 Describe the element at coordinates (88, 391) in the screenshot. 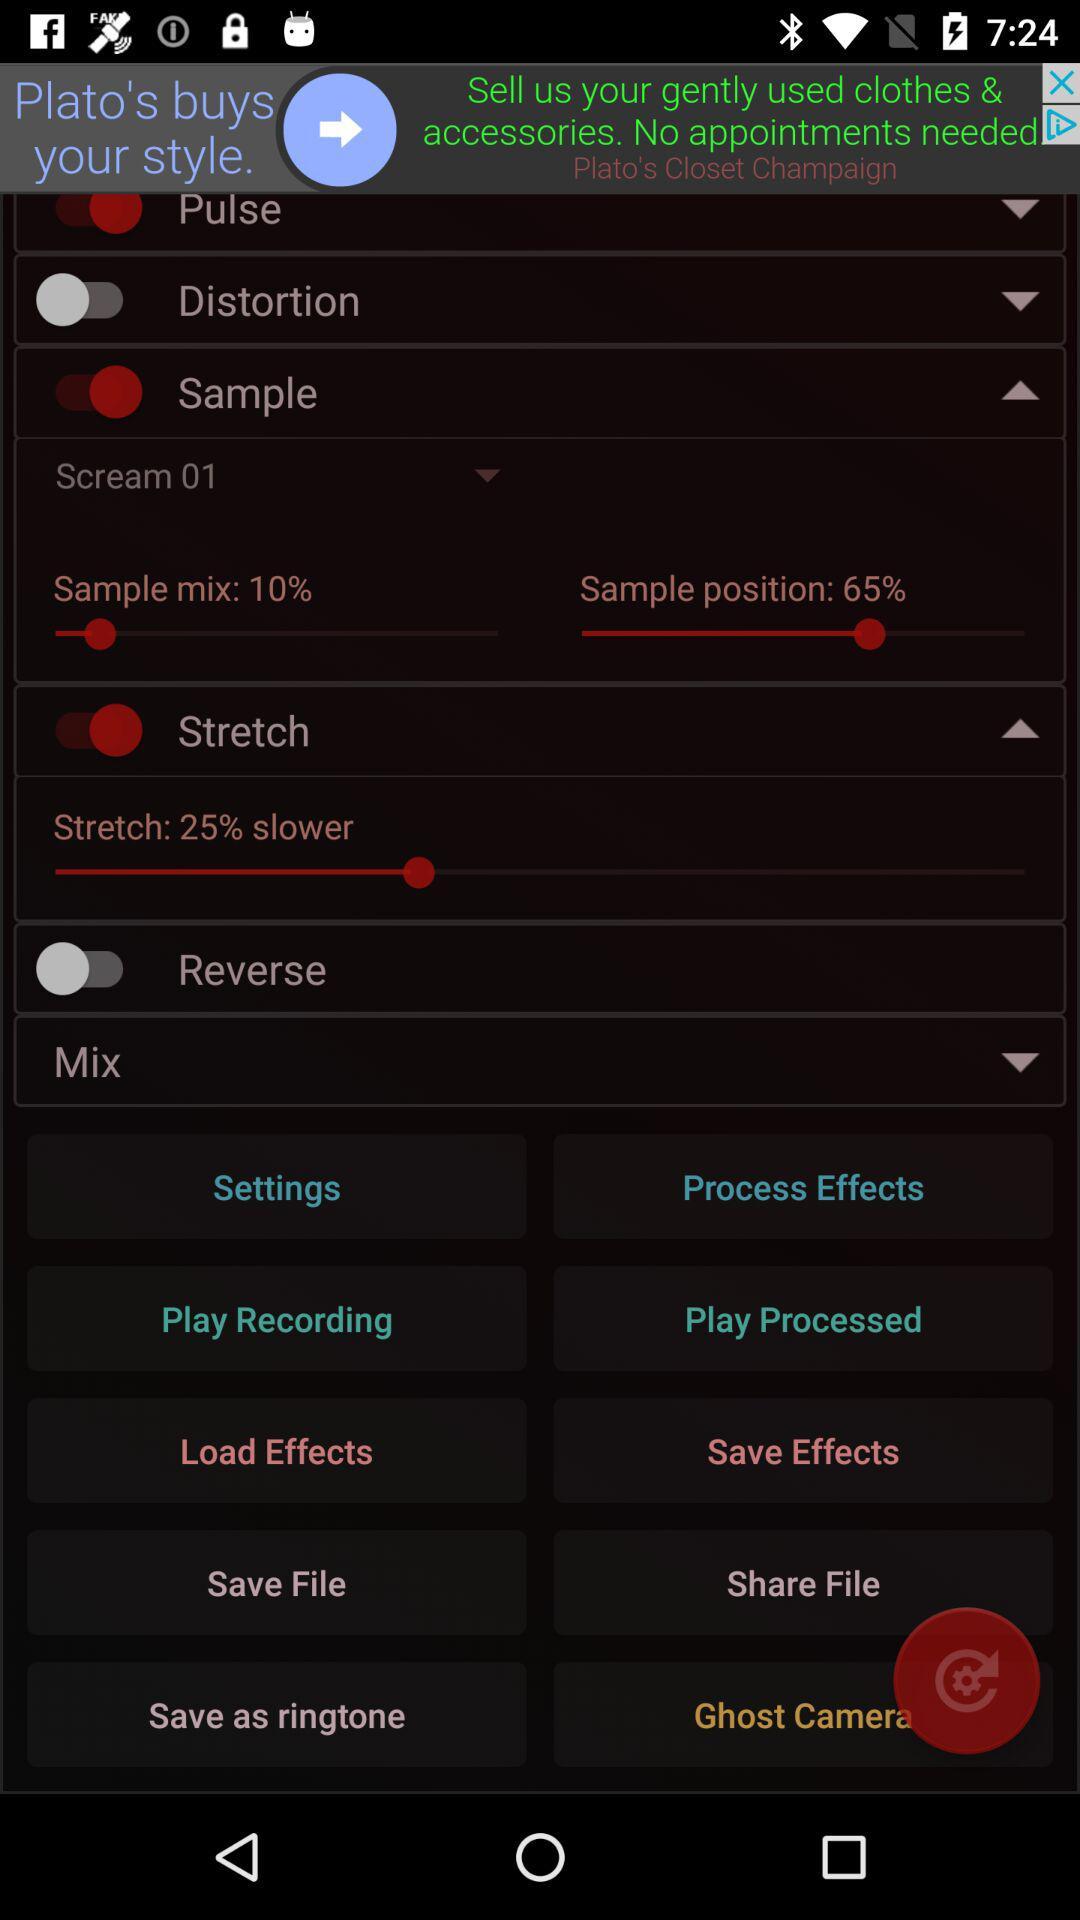

I see `disable sample` at that location.